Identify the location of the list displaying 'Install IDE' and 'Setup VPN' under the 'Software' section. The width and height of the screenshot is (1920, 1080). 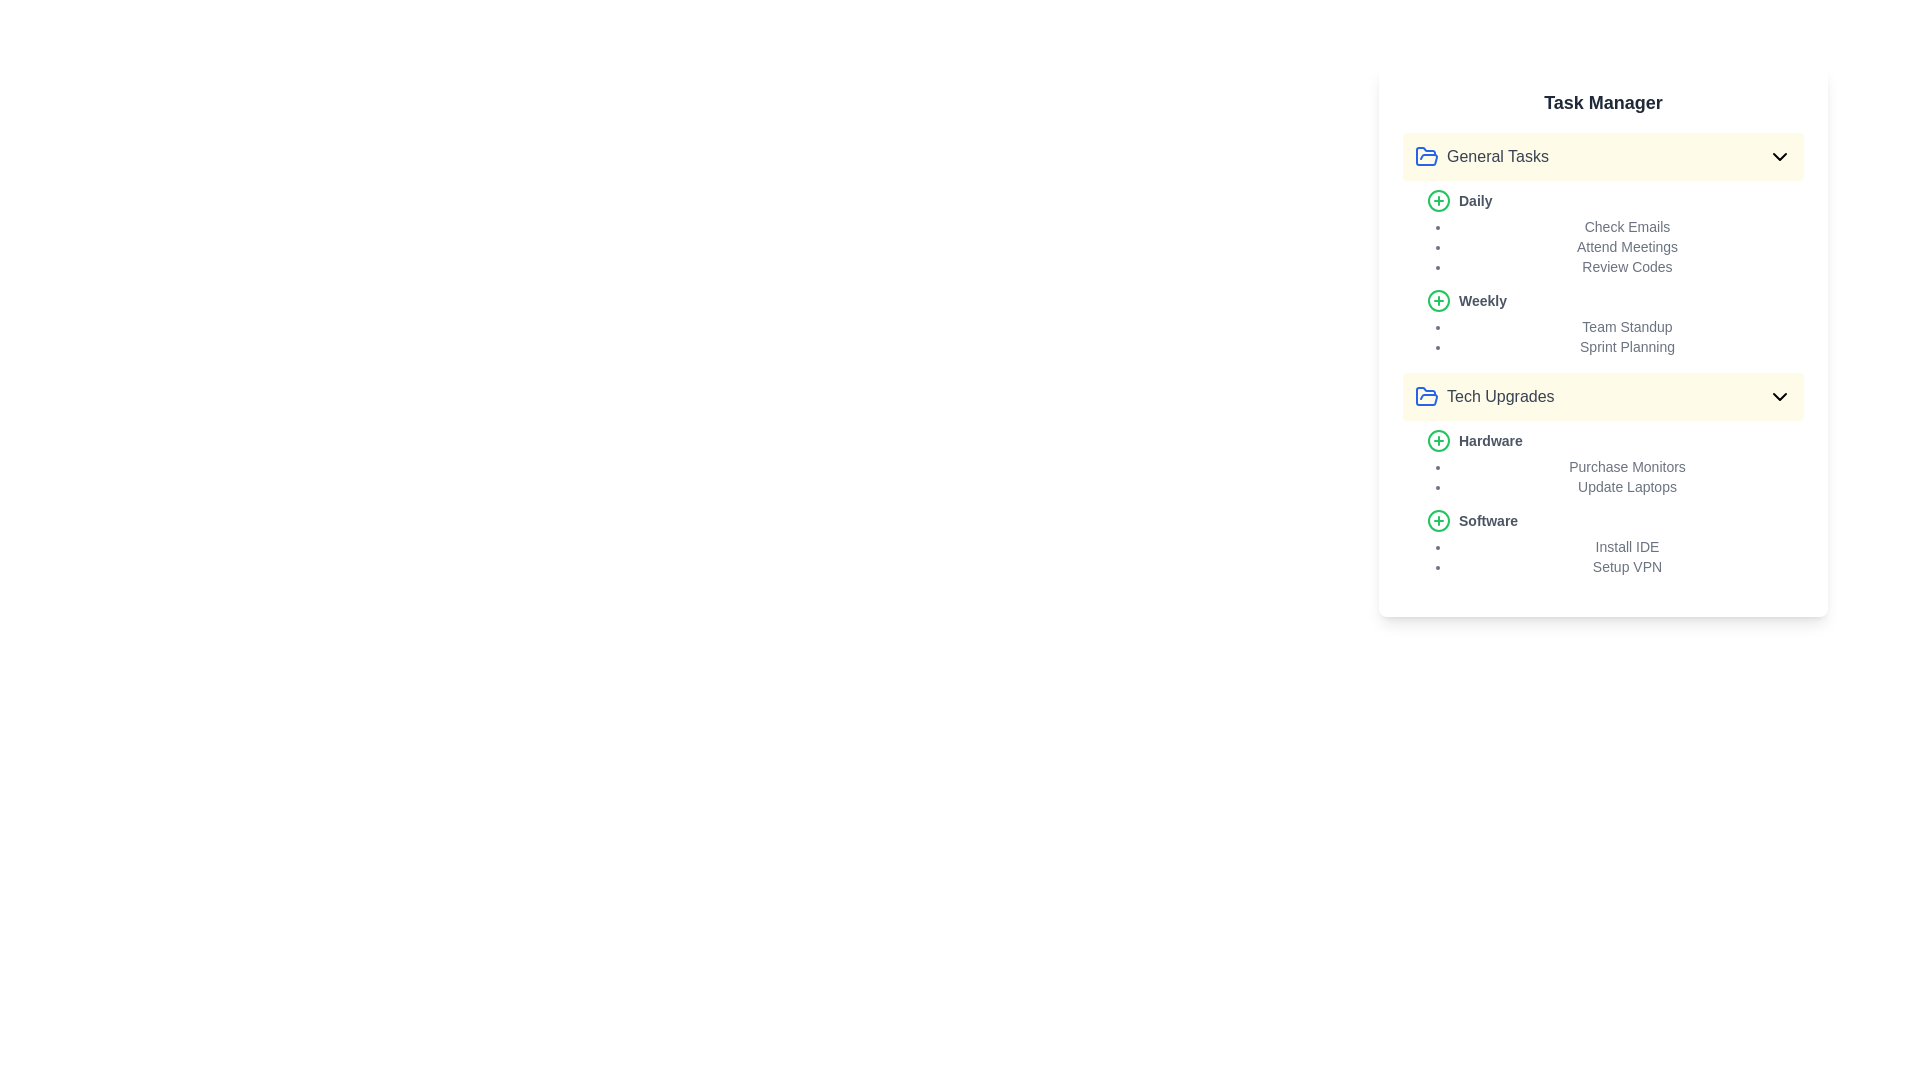
(1615, 543).